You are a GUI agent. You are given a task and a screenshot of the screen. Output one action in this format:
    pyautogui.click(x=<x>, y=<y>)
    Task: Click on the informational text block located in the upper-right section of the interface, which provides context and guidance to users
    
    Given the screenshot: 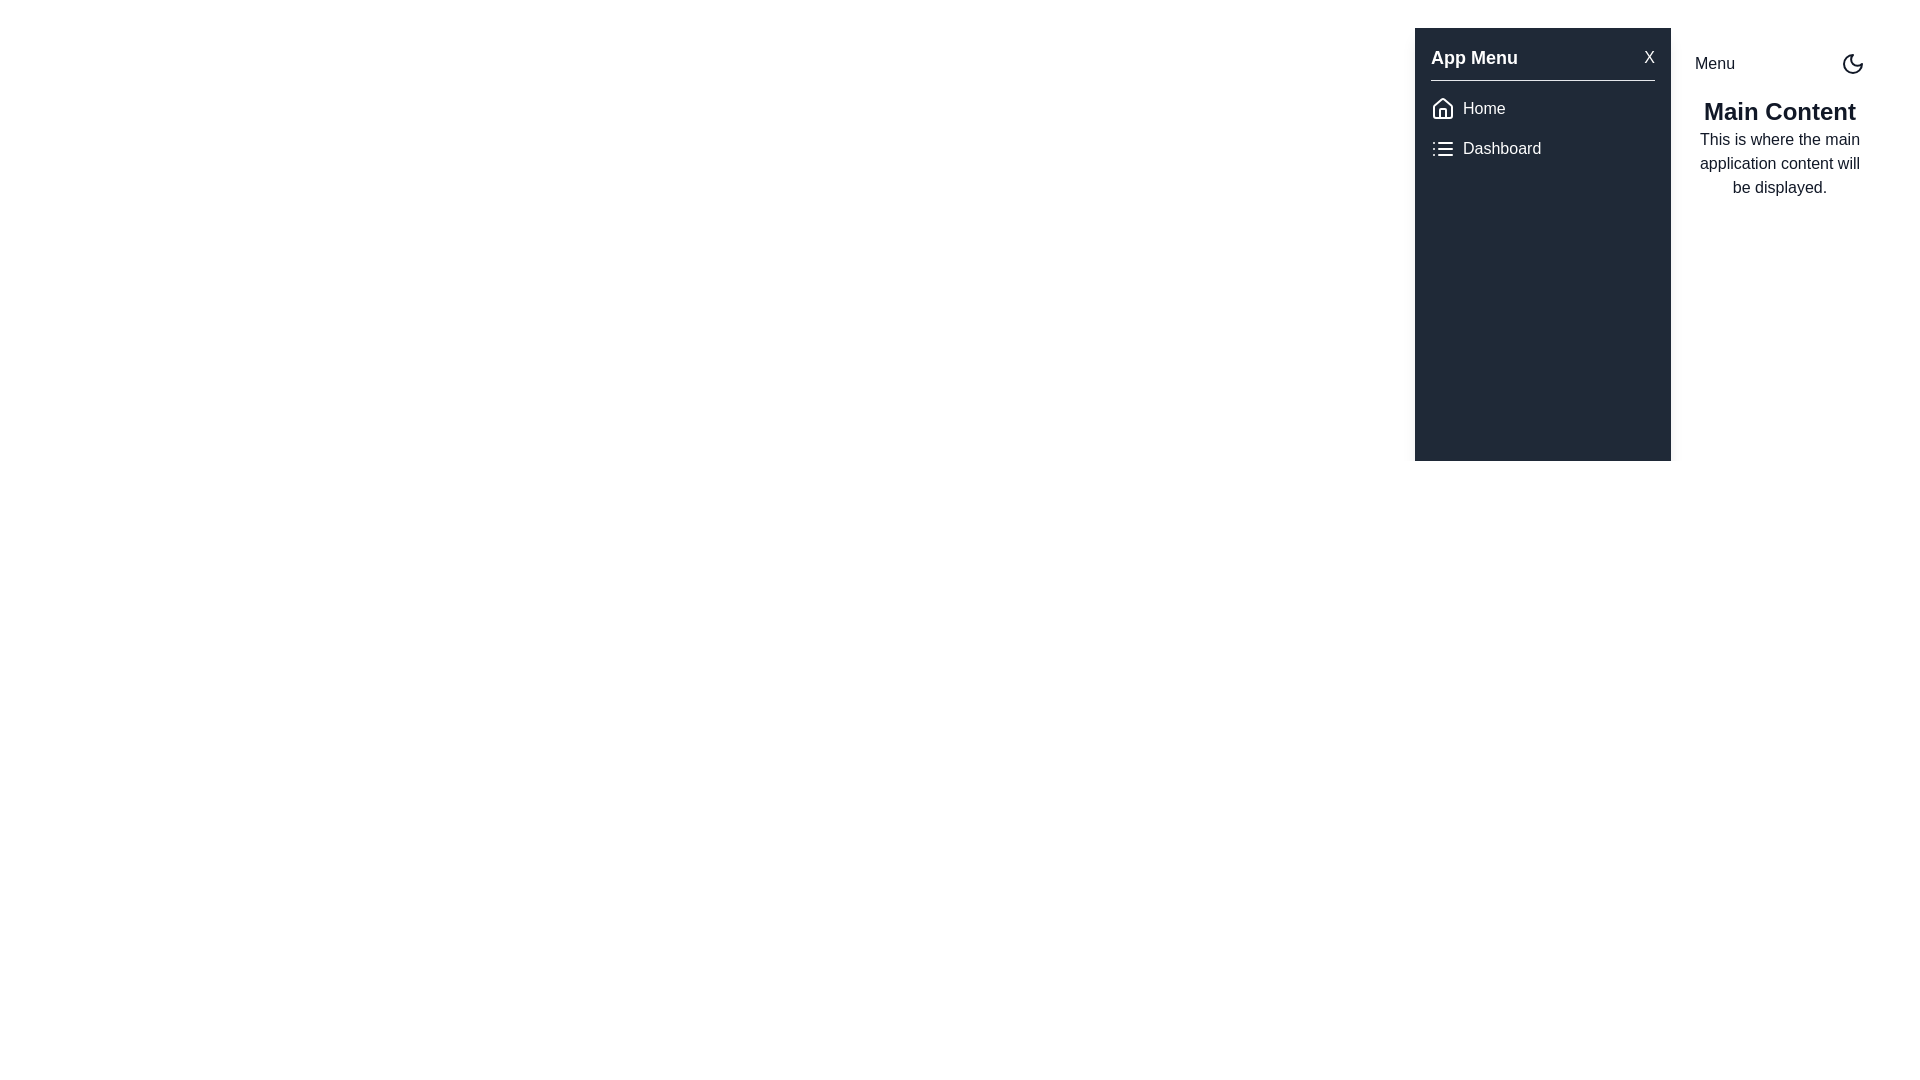 What is the action you would take?
    pyautogui.click(x=1780, y=146)
    